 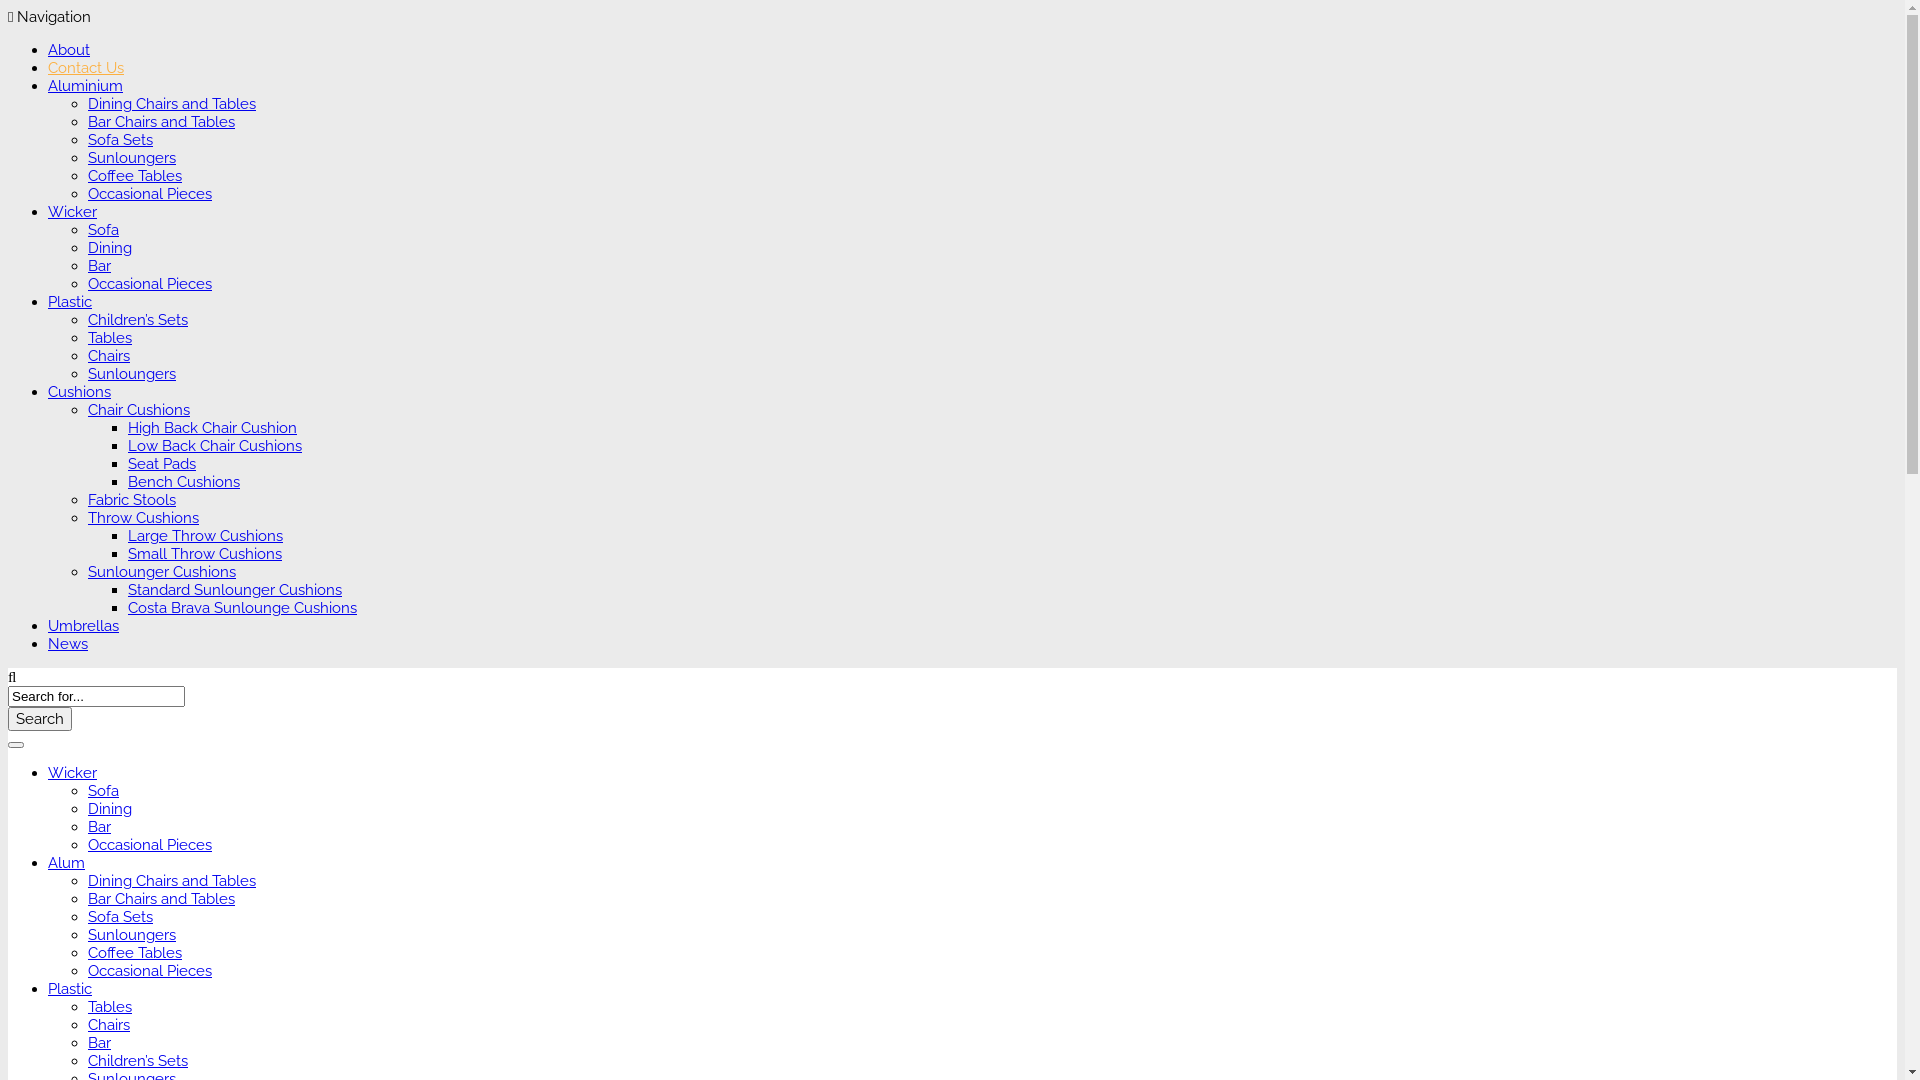 I want to click on 'Aluminium', so click(x=84, y=84).